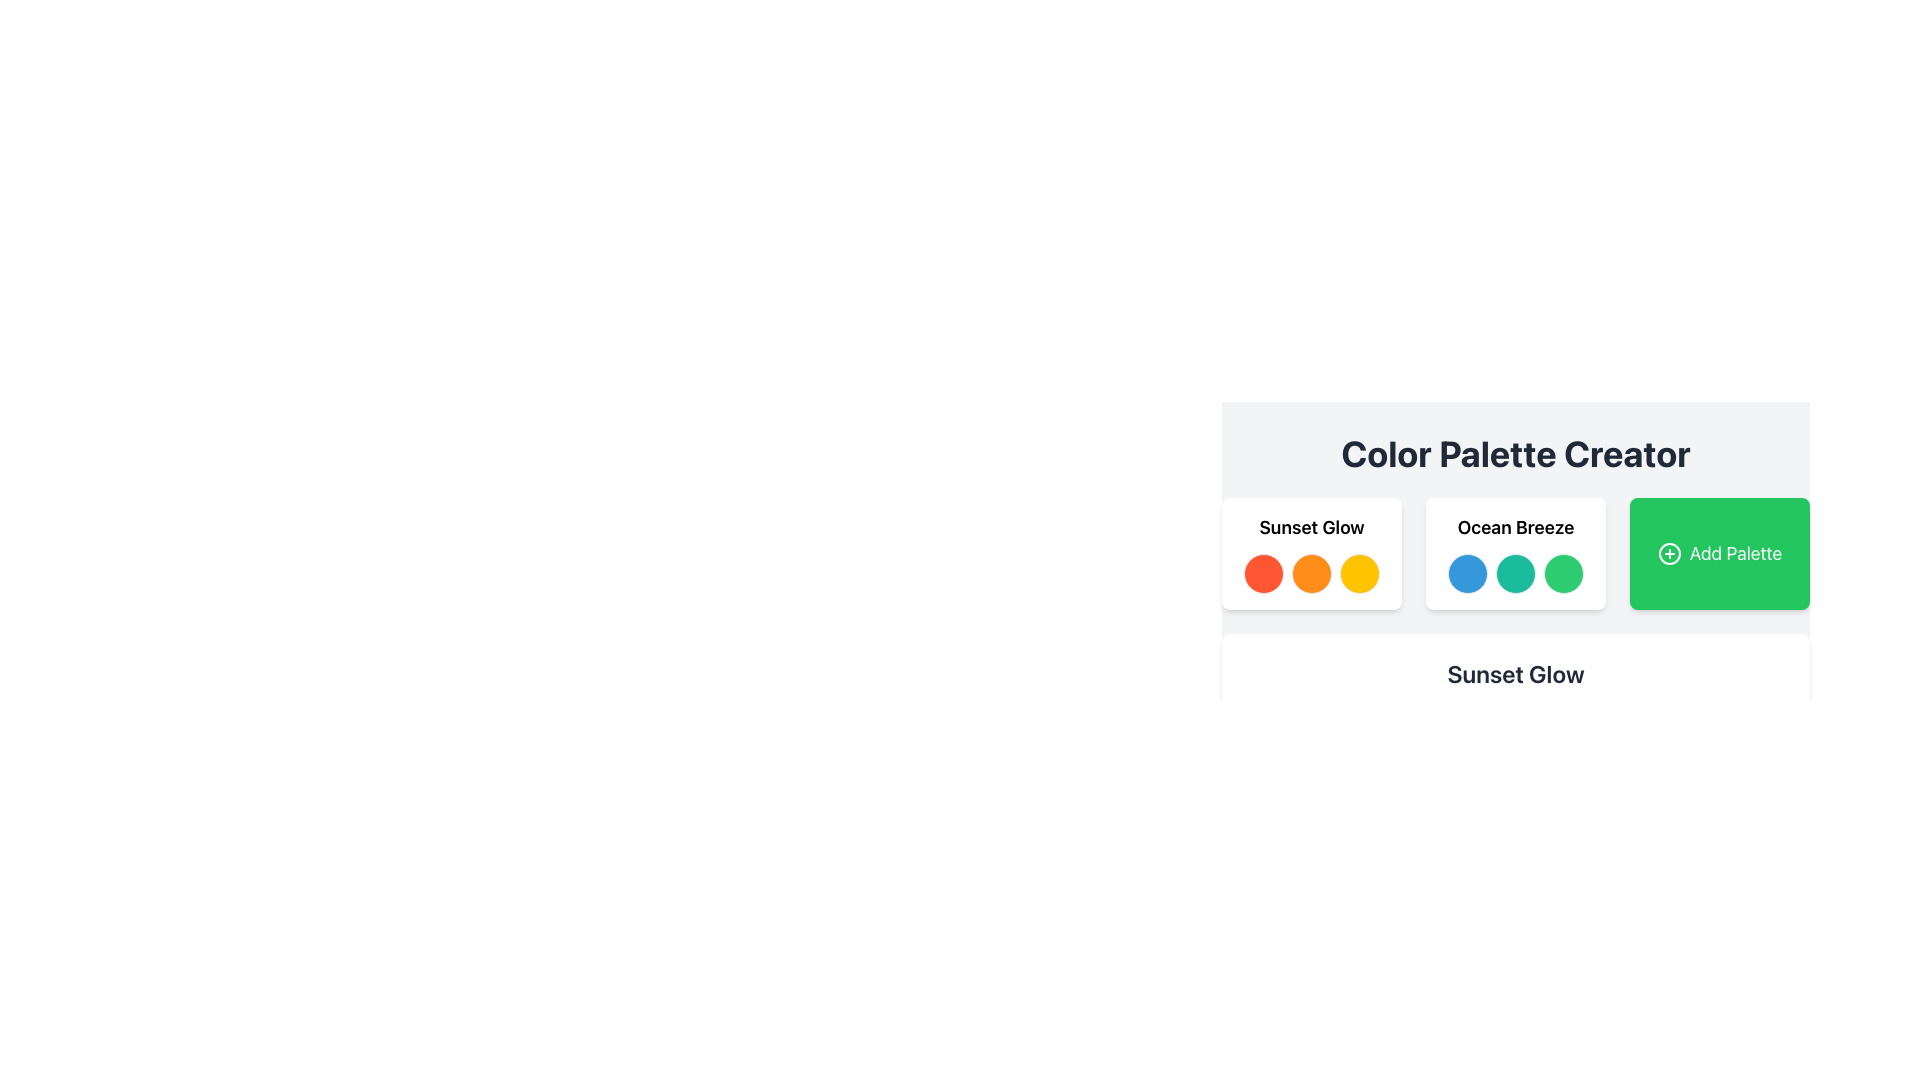 This screenshot has height=1080, width=1920. What do you see at coordinates (1563, 574) in the screenshot?
I see `the colored indicator circle located in the bottom right corner of the 'Ocean Breeze' panel, which is the third circle in a row of three, representing a color in the palette` at bounding box center [1563, 574].